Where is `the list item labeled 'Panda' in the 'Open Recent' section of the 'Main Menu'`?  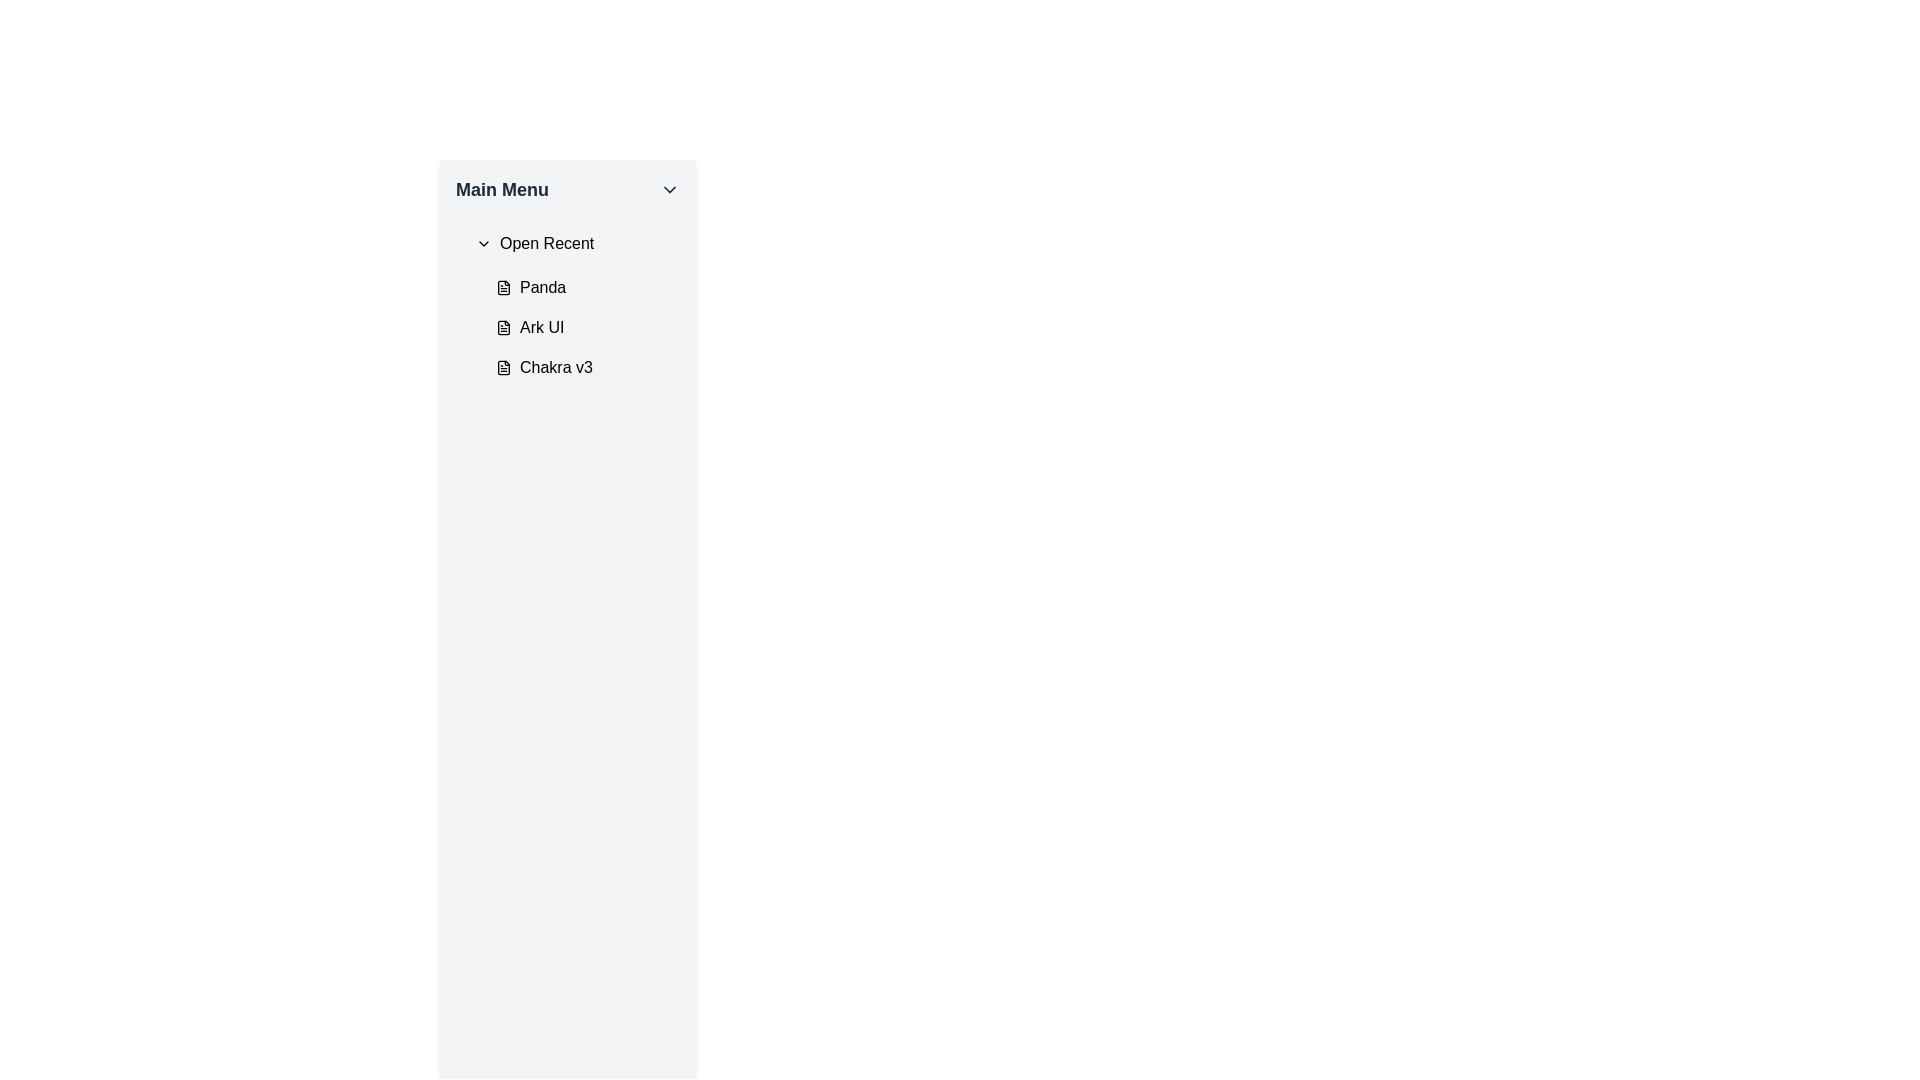
the list item labeled 'Panda' in the 'Open Recent' section of the 'Main Menu' is located at coordinates (566, 304).